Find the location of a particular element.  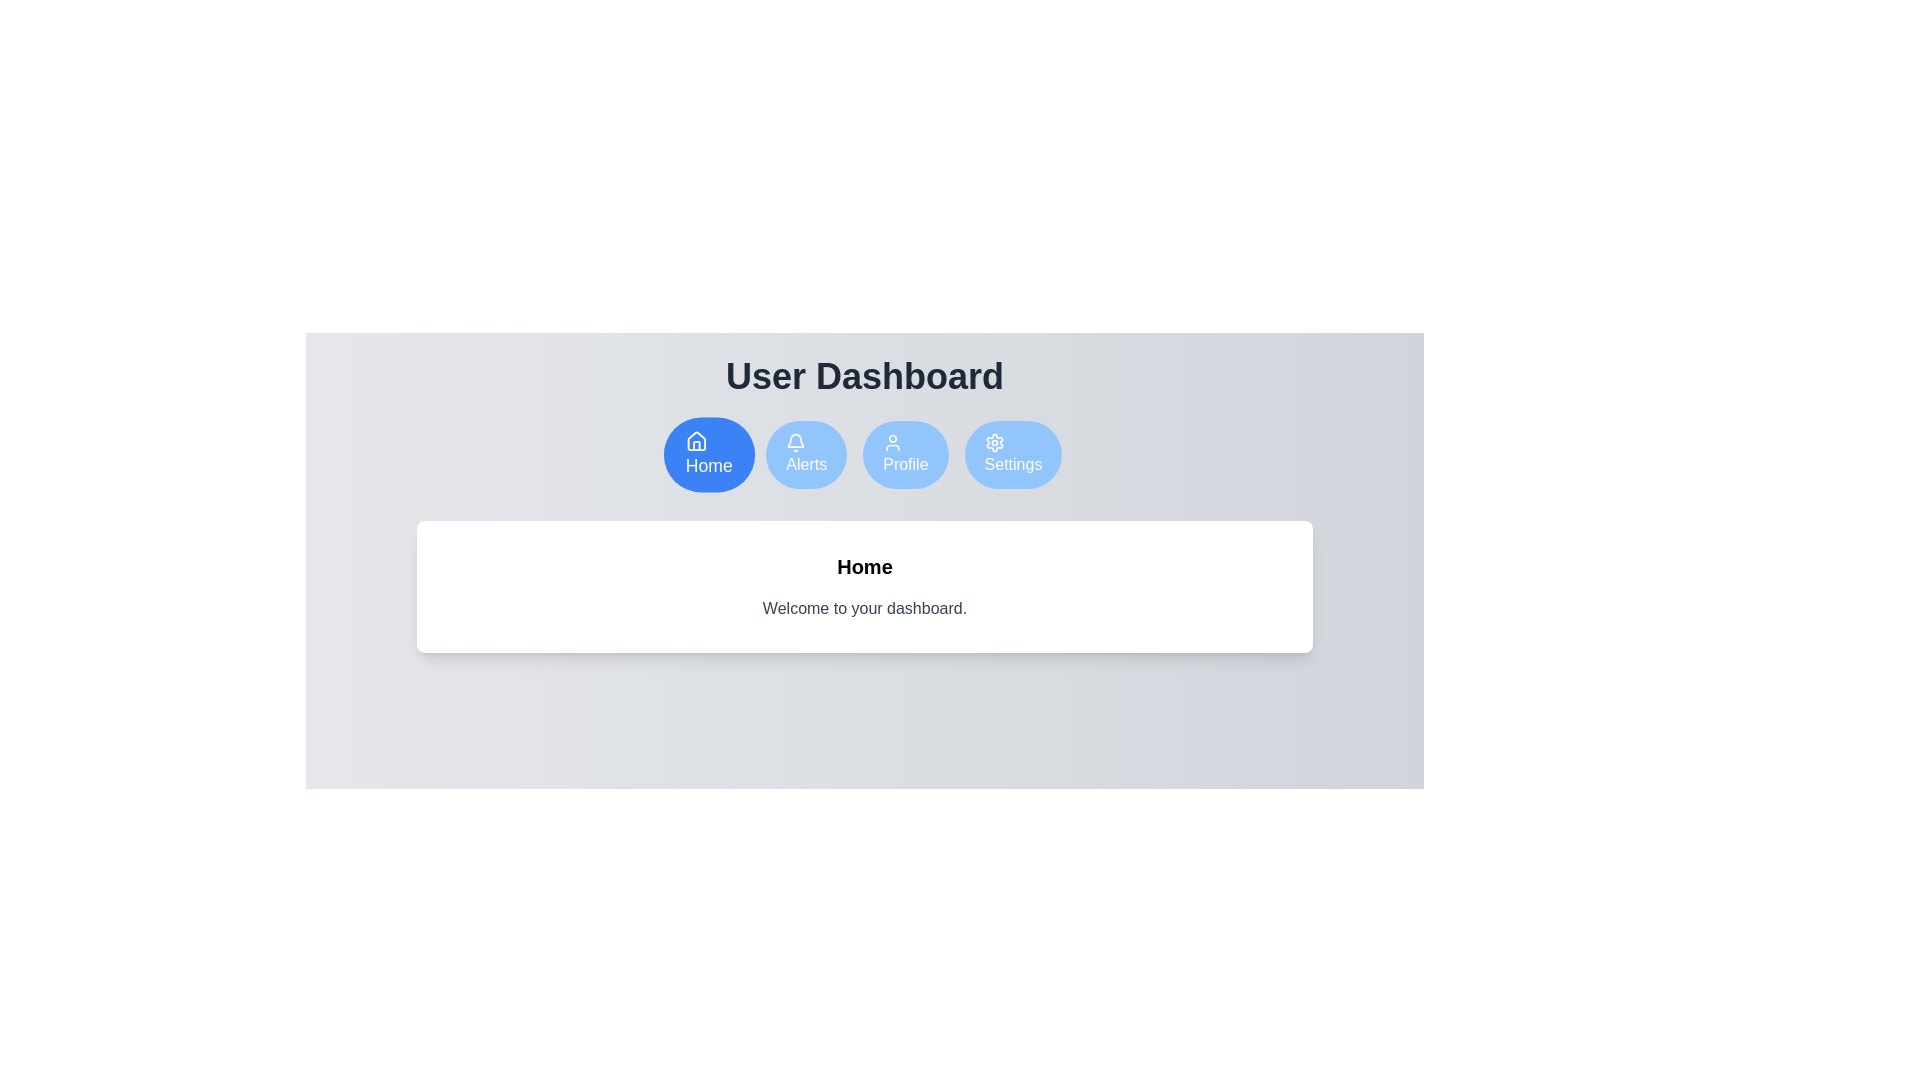

the Home tab by clicking on the respective button is located at coordinates (708, 455).